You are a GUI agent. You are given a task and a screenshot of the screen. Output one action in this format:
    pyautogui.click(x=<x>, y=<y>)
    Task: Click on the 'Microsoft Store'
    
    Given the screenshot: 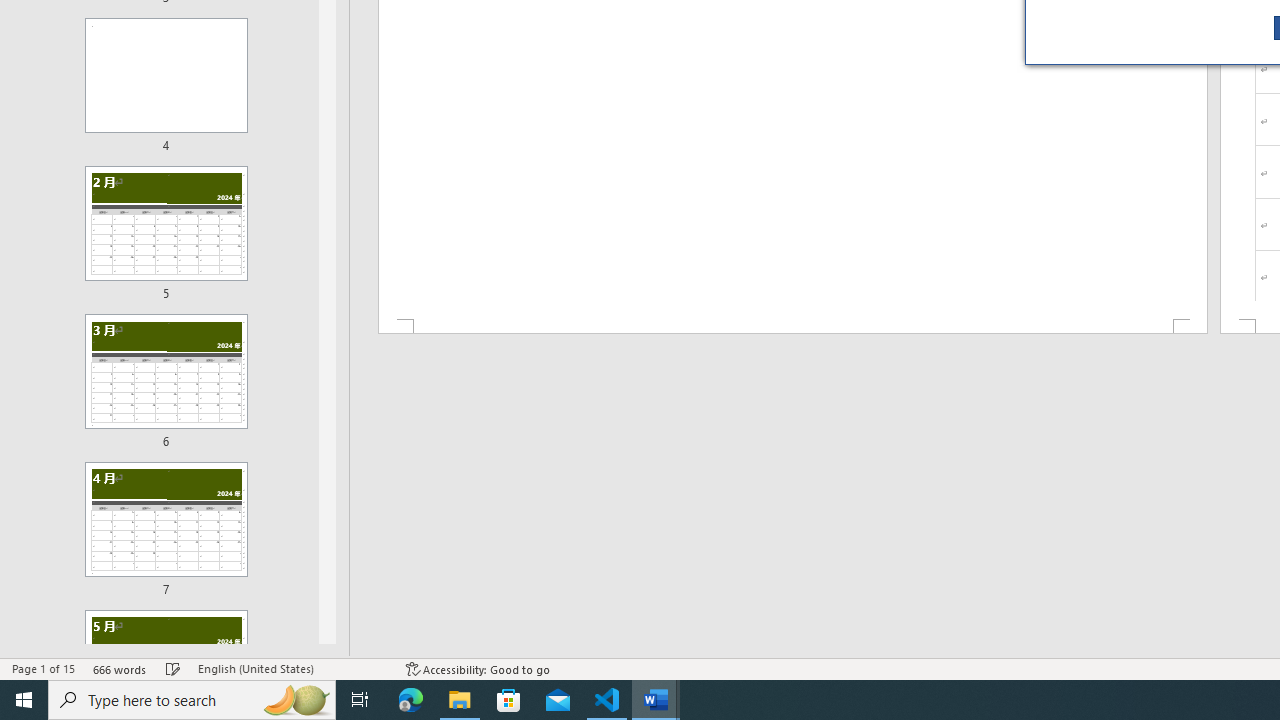 What is the action you would take?
    pyautogui.click(x=509, y=698)
    